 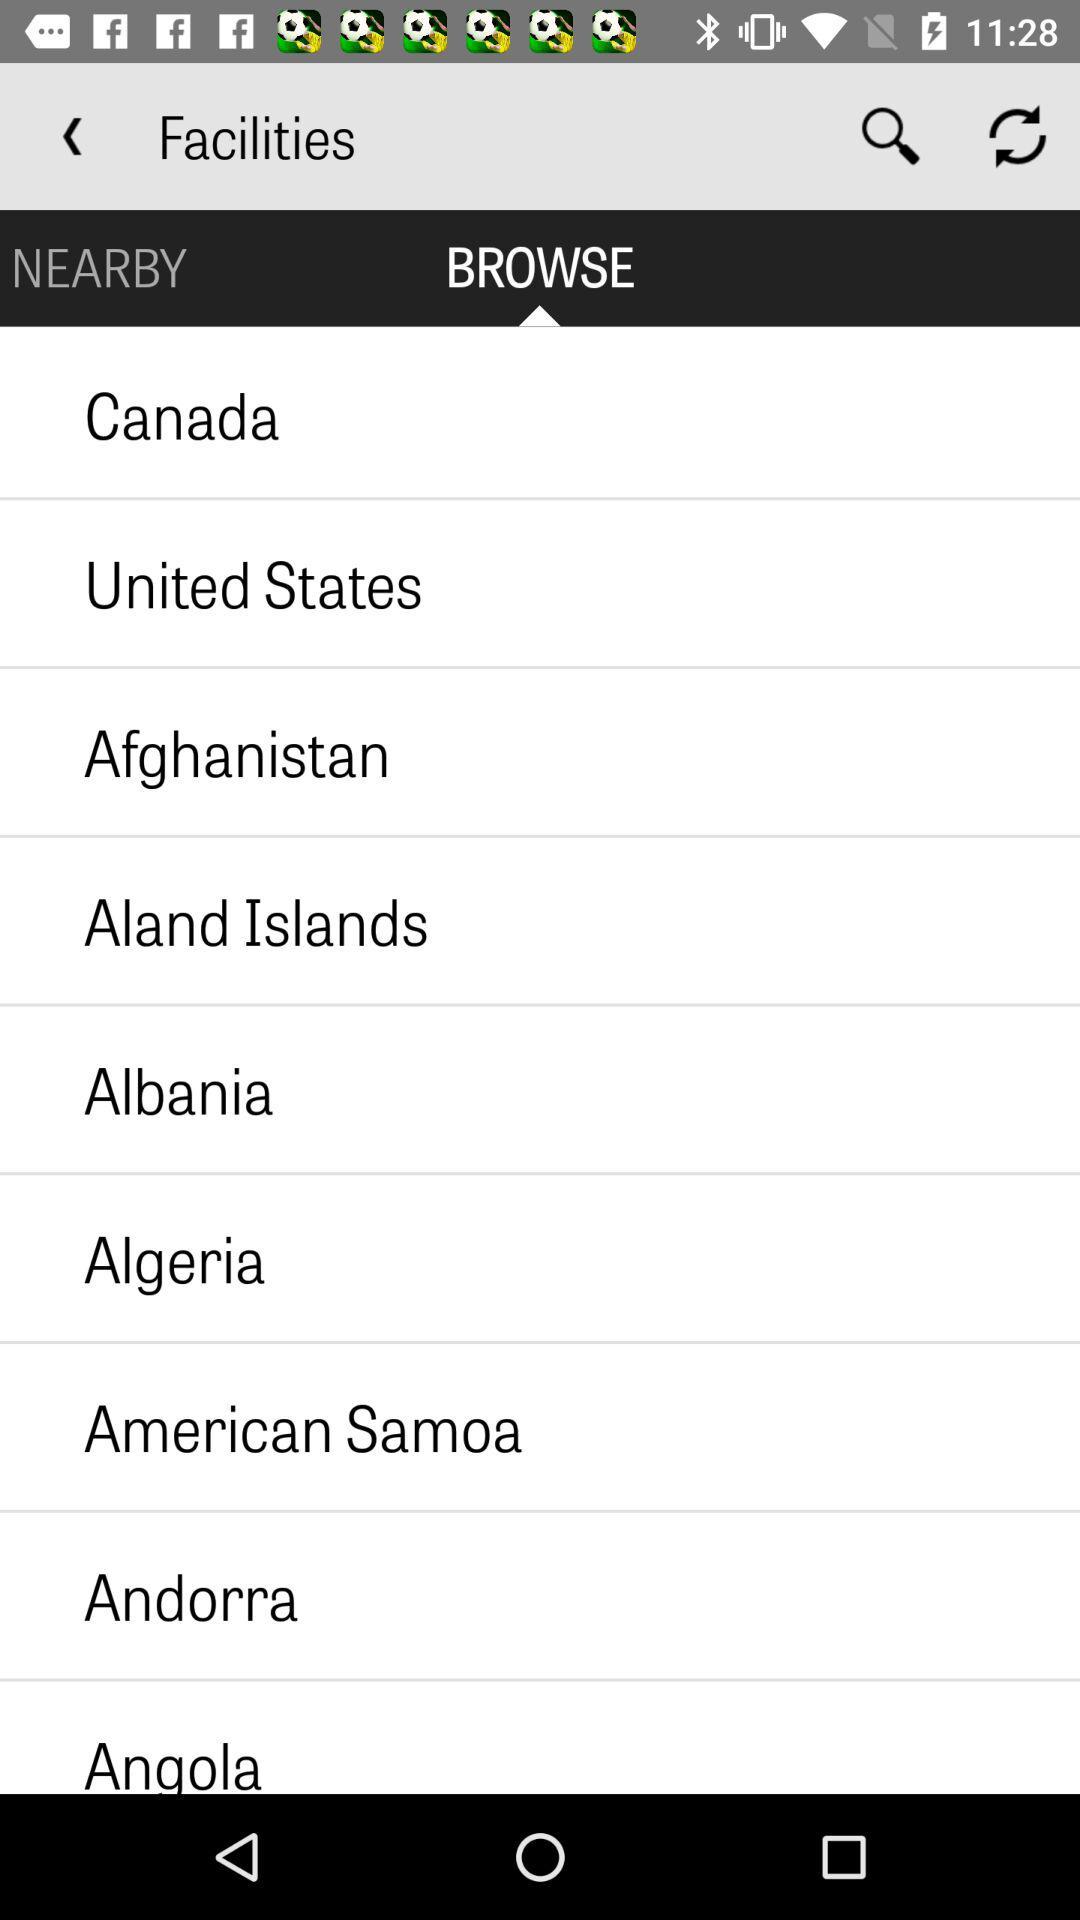 I want to click on icon to the right of facilities icon, so click(x=890, y=135).